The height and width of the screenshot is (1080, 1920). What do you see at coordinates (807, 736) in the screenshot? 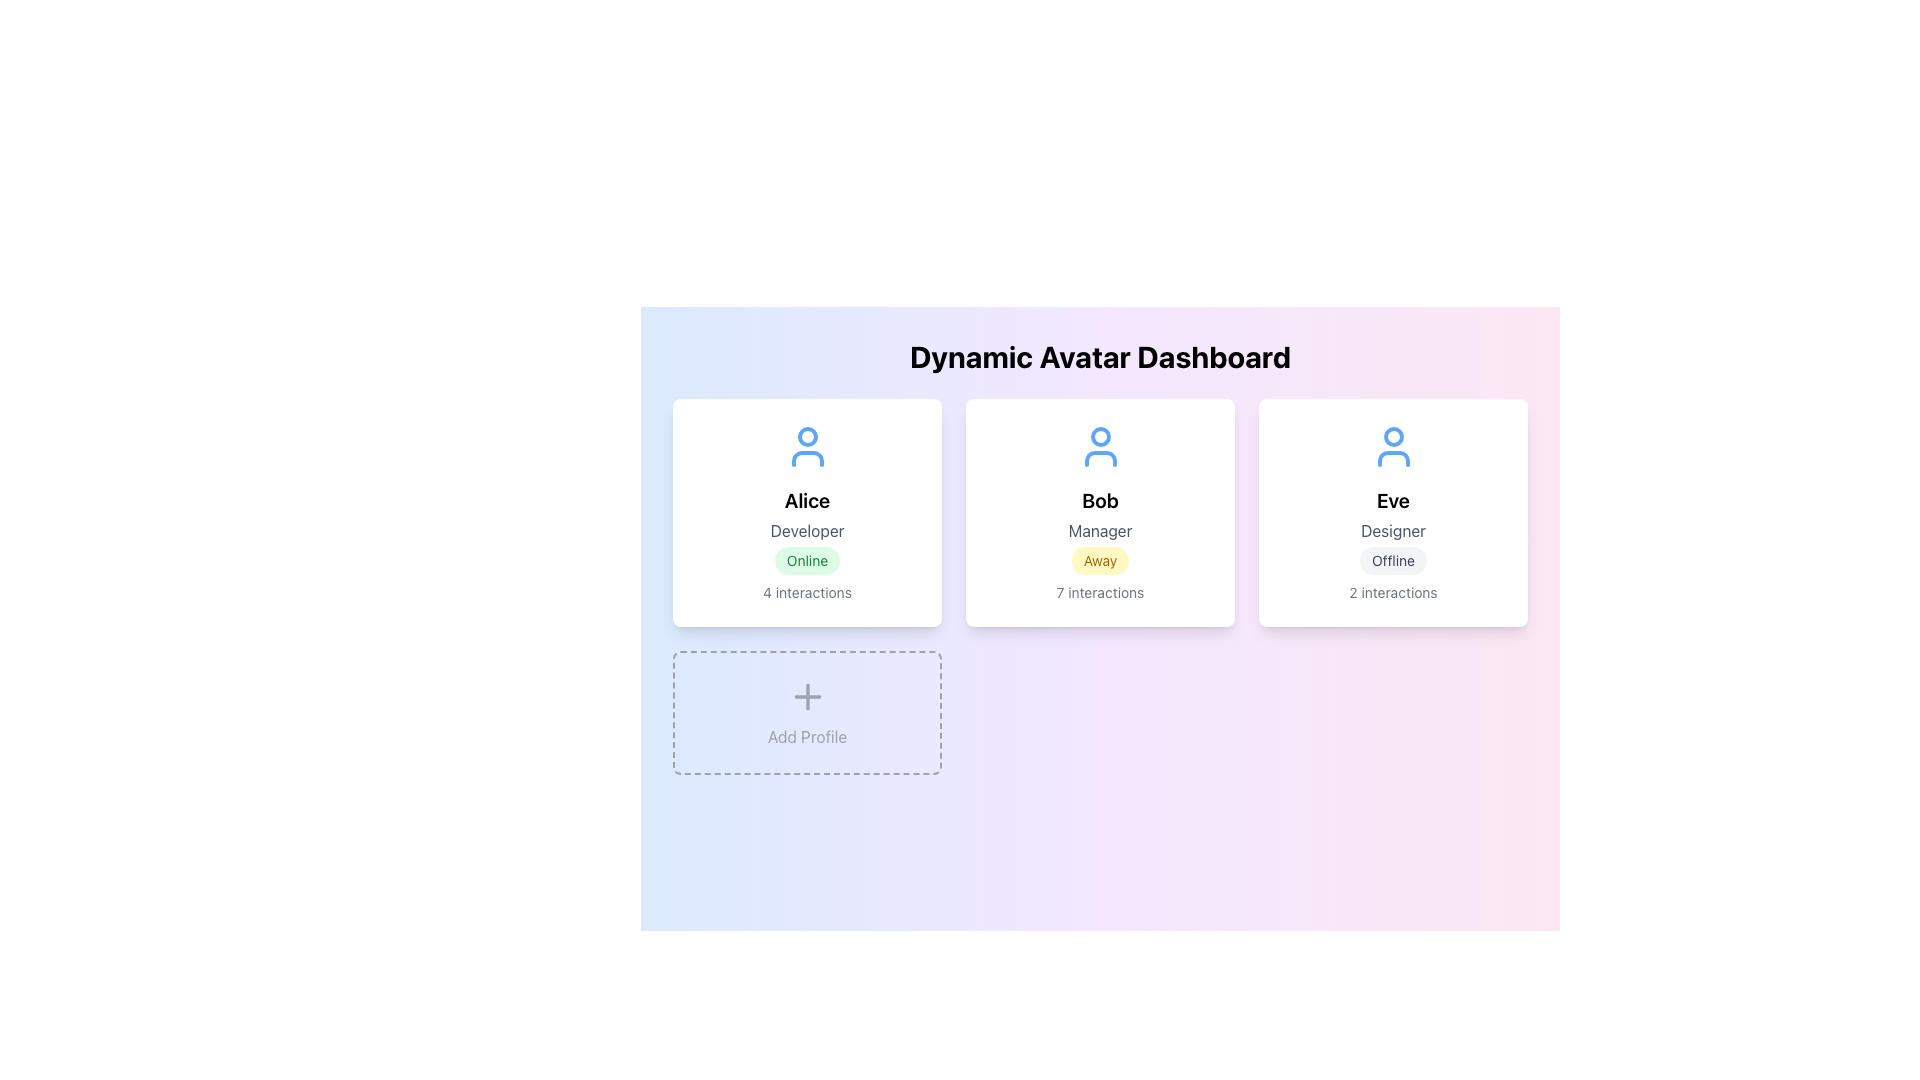
I see `the static text label displaying 'Add Profile' in gray font, which is part of a clickable card-like structure located beneath the avatars labeled 'Alice,' 'Bob,' and 'Eve.'` at bounding box center [807, 736].